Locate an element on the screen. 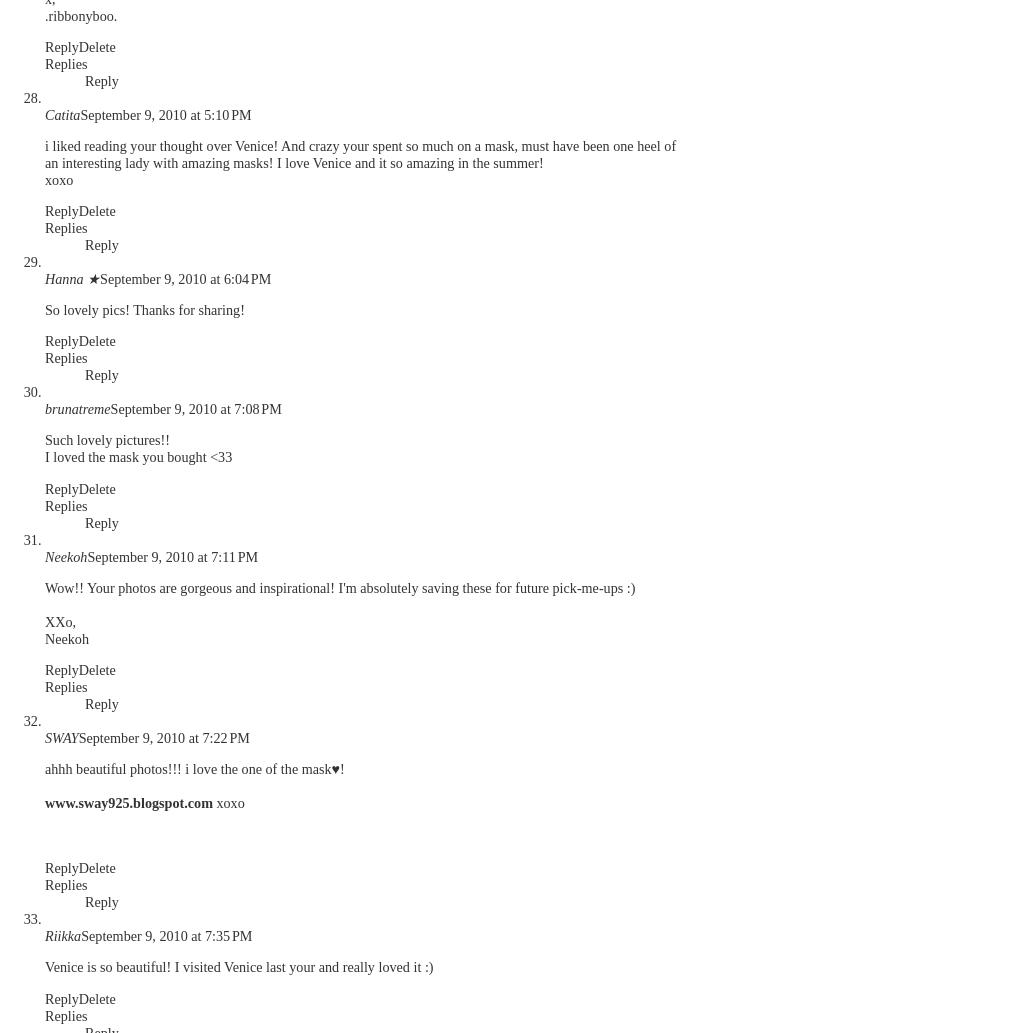 Image resolution: width=1012 pixels, height=1033 pixels. 'I loved the mask you bought <33' is located at coordinates (138, 456).